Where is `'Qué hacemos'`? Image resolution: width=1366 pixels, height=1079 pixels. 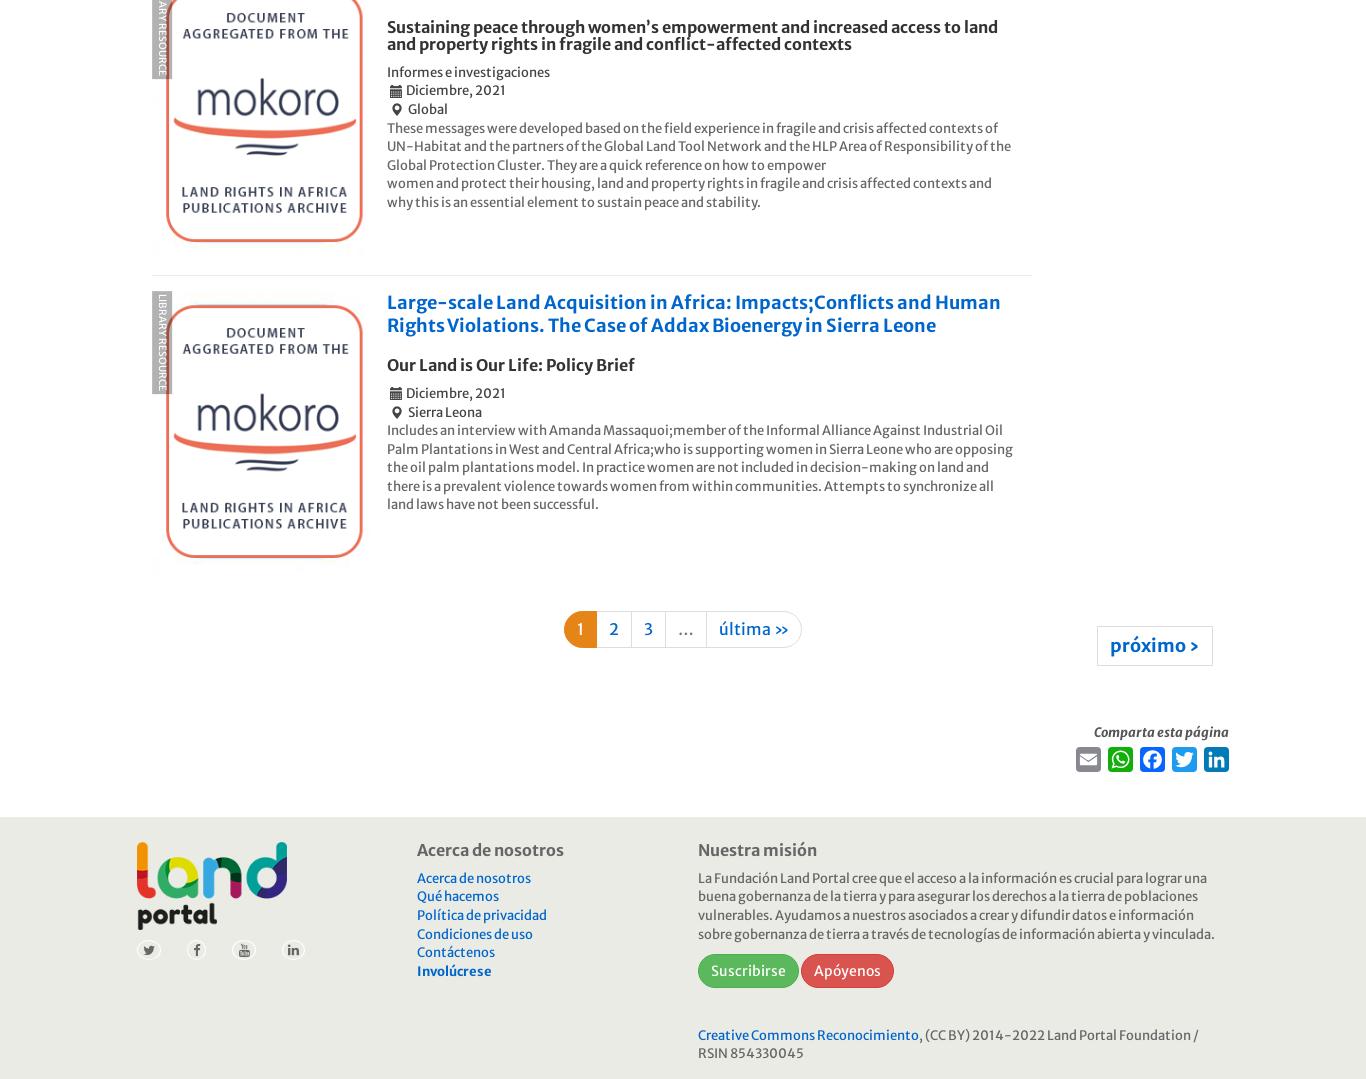
'Qué hacemos' is located at coordinates (416, 895).